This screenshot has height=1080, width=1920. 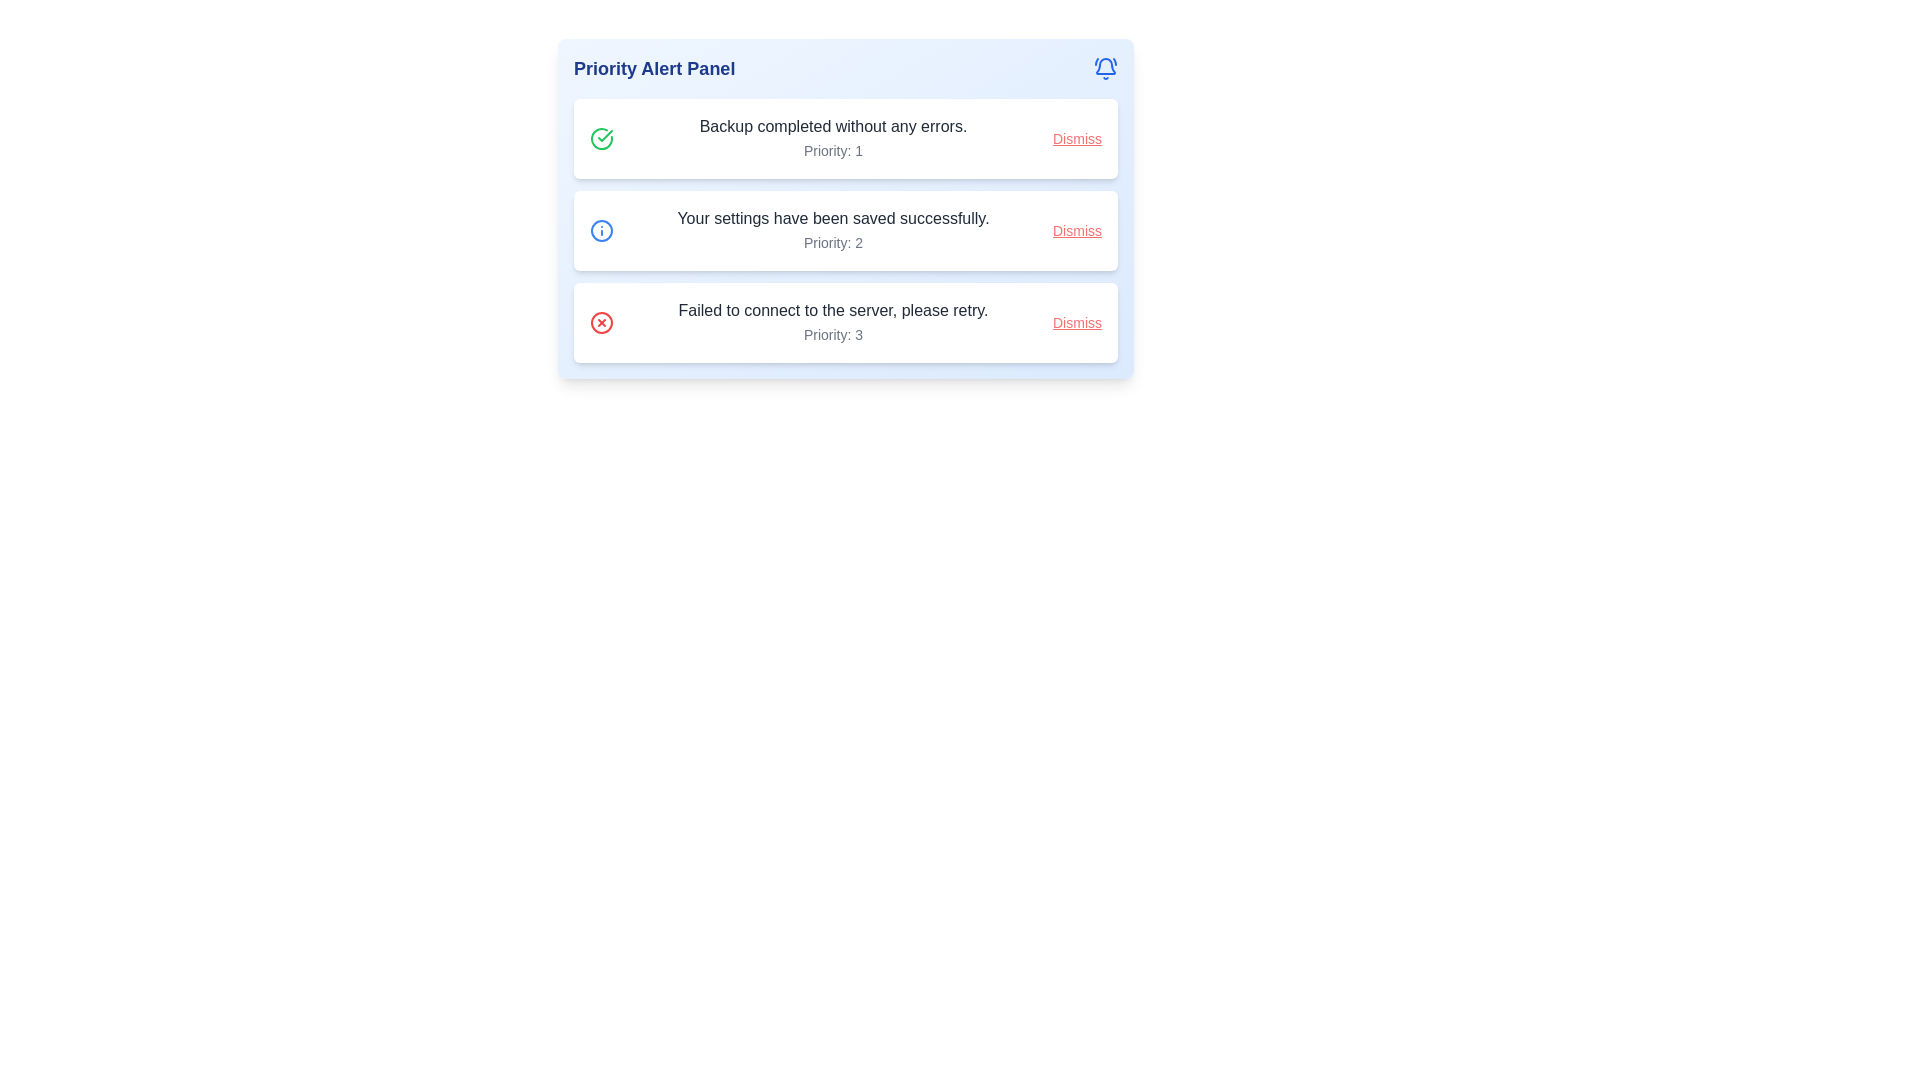 I want to click on the notification icon located at the top-right corner of the 'Priority Alert Panel', next to the panel's title, so click(x=1104, y=68).